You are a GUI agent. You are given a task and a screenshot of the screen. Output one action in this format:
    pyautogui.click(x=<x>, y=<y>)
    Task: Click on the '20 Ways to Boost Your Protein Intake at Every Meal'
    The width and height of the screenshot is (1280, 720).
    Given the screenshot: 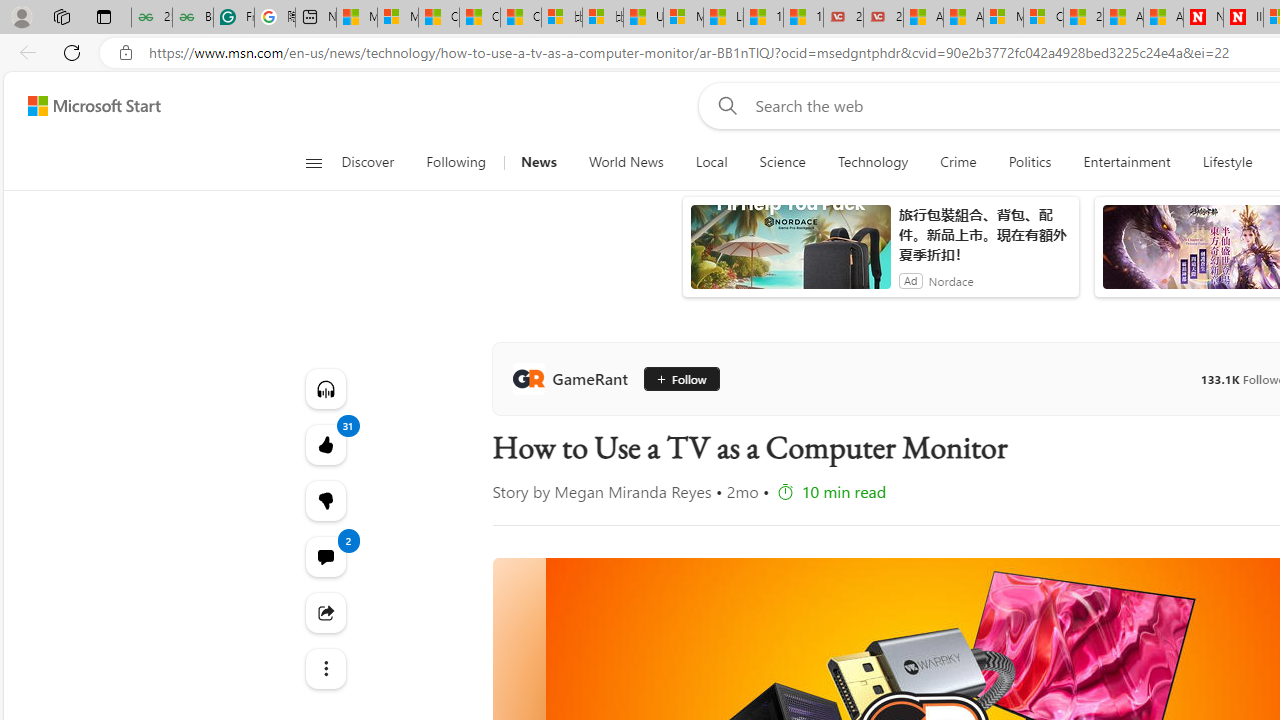 What is the action you would take?
    pyautogui.click(x=1082, y=17)
    